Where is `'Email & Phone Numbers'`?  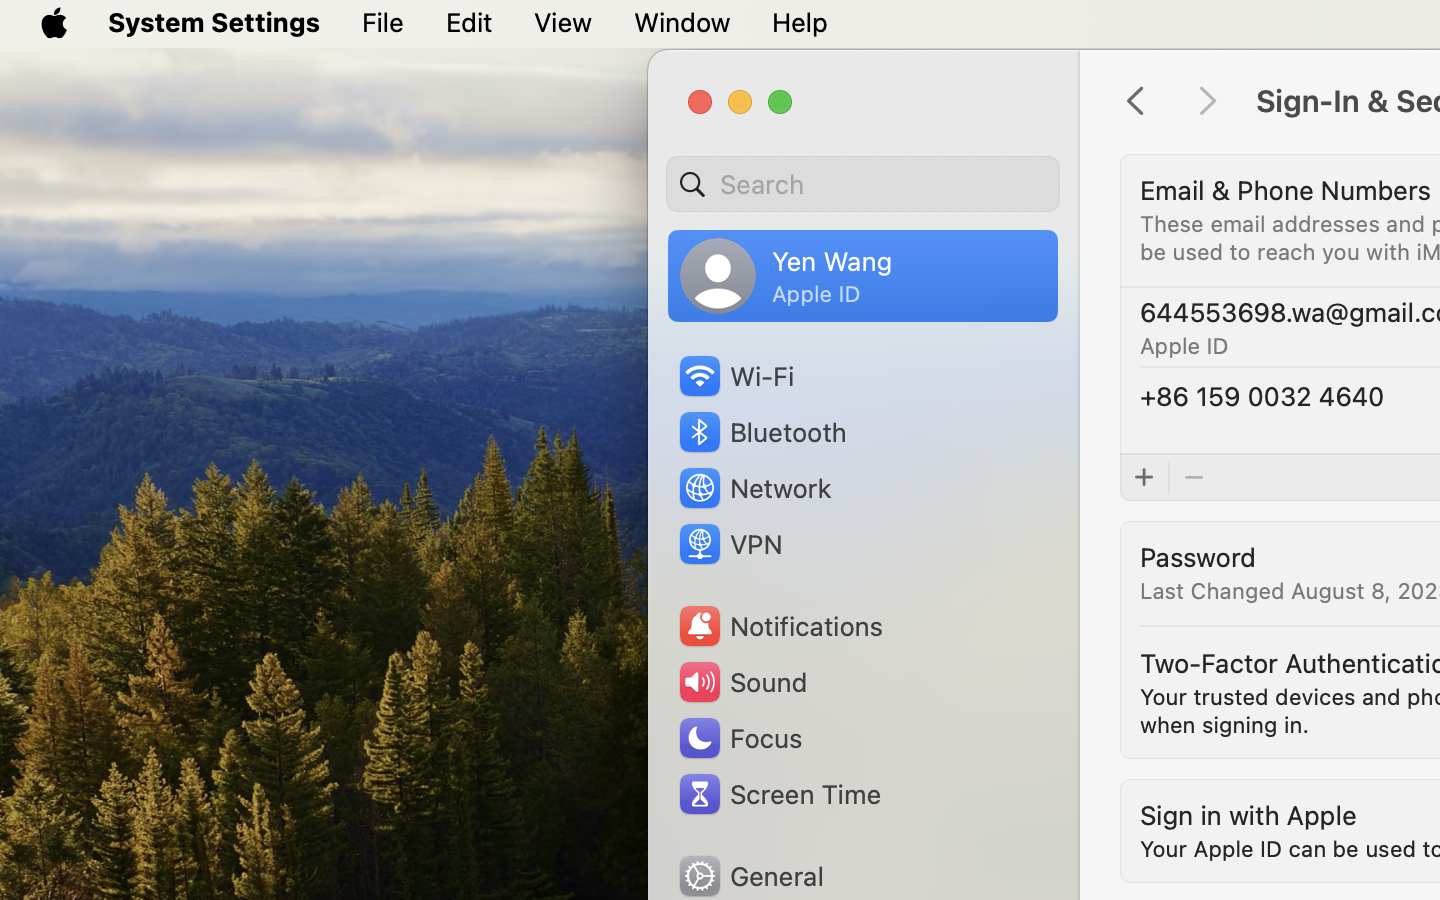 'Email & Phone Numbers' is located at coordinates (1286, 189).